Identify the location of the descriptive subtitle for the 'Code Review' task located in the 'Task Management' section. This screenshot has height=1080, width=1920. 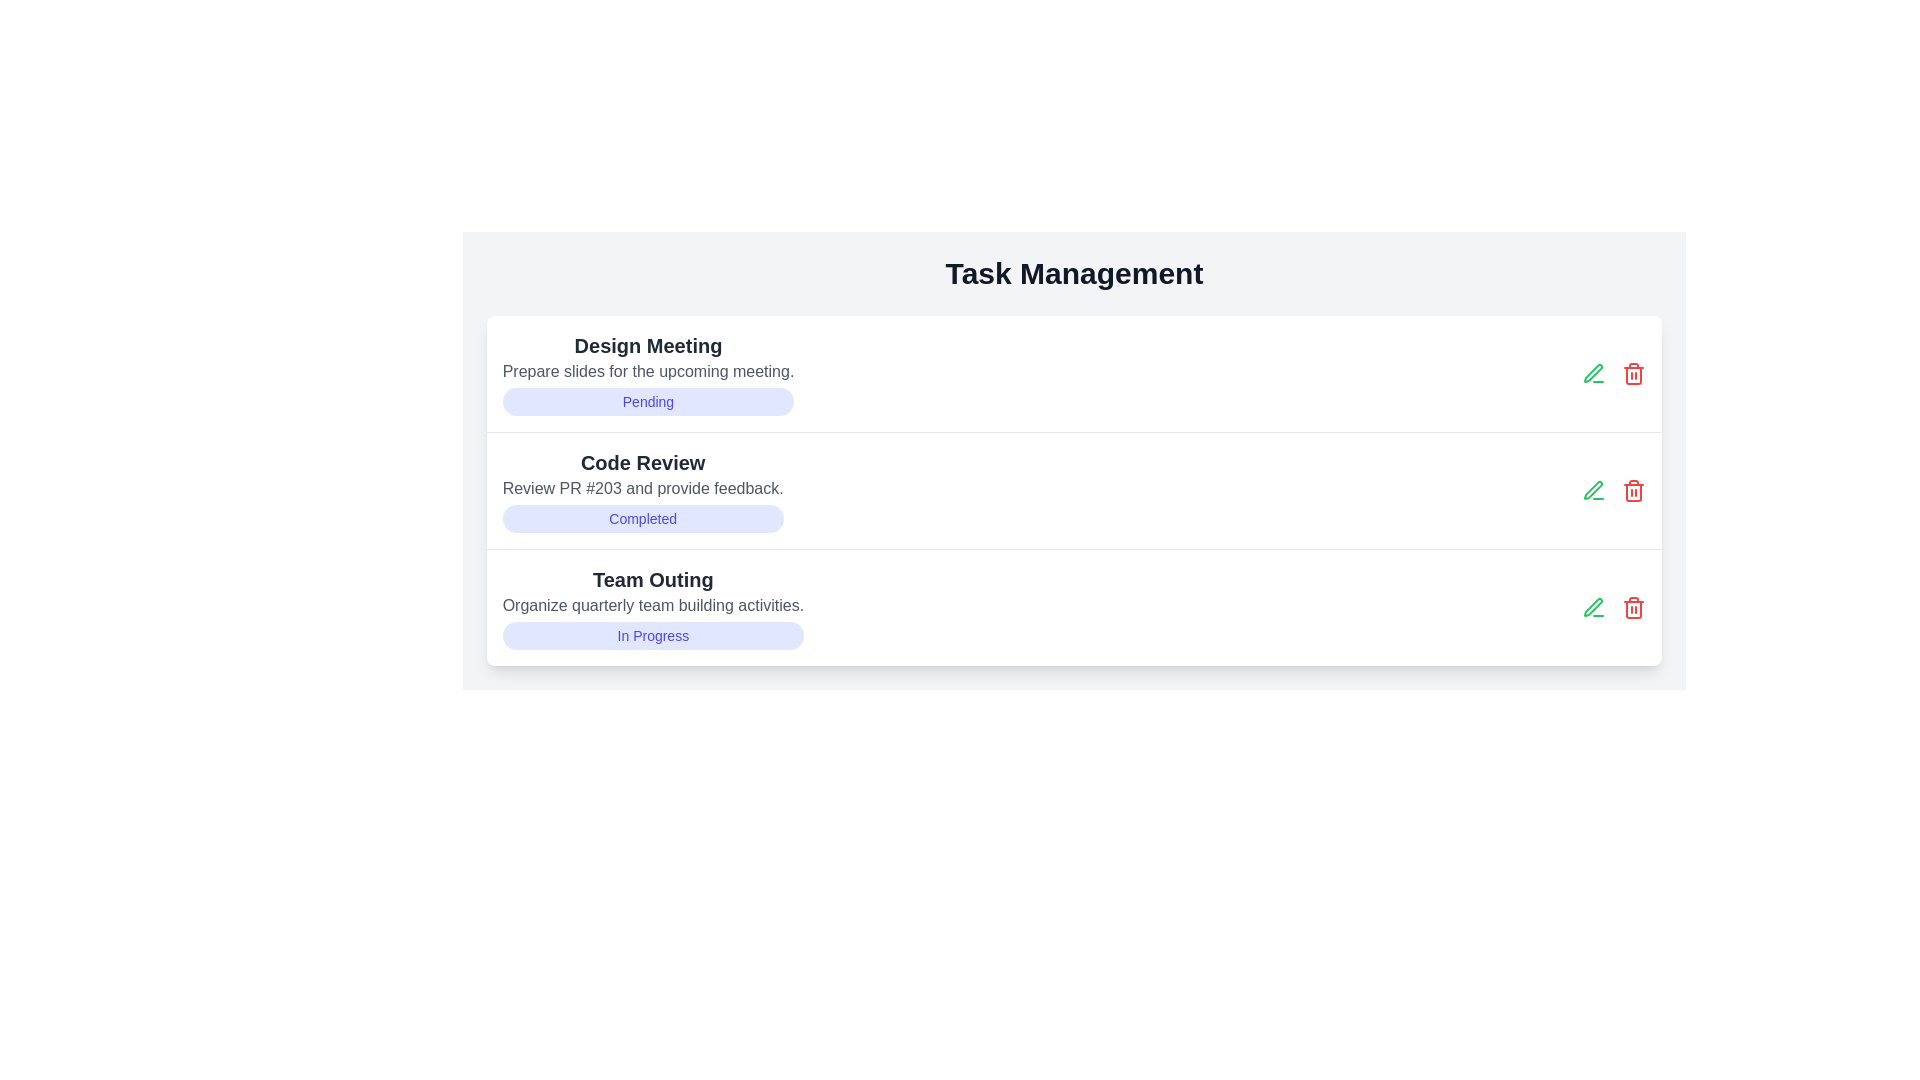
(643, 489).